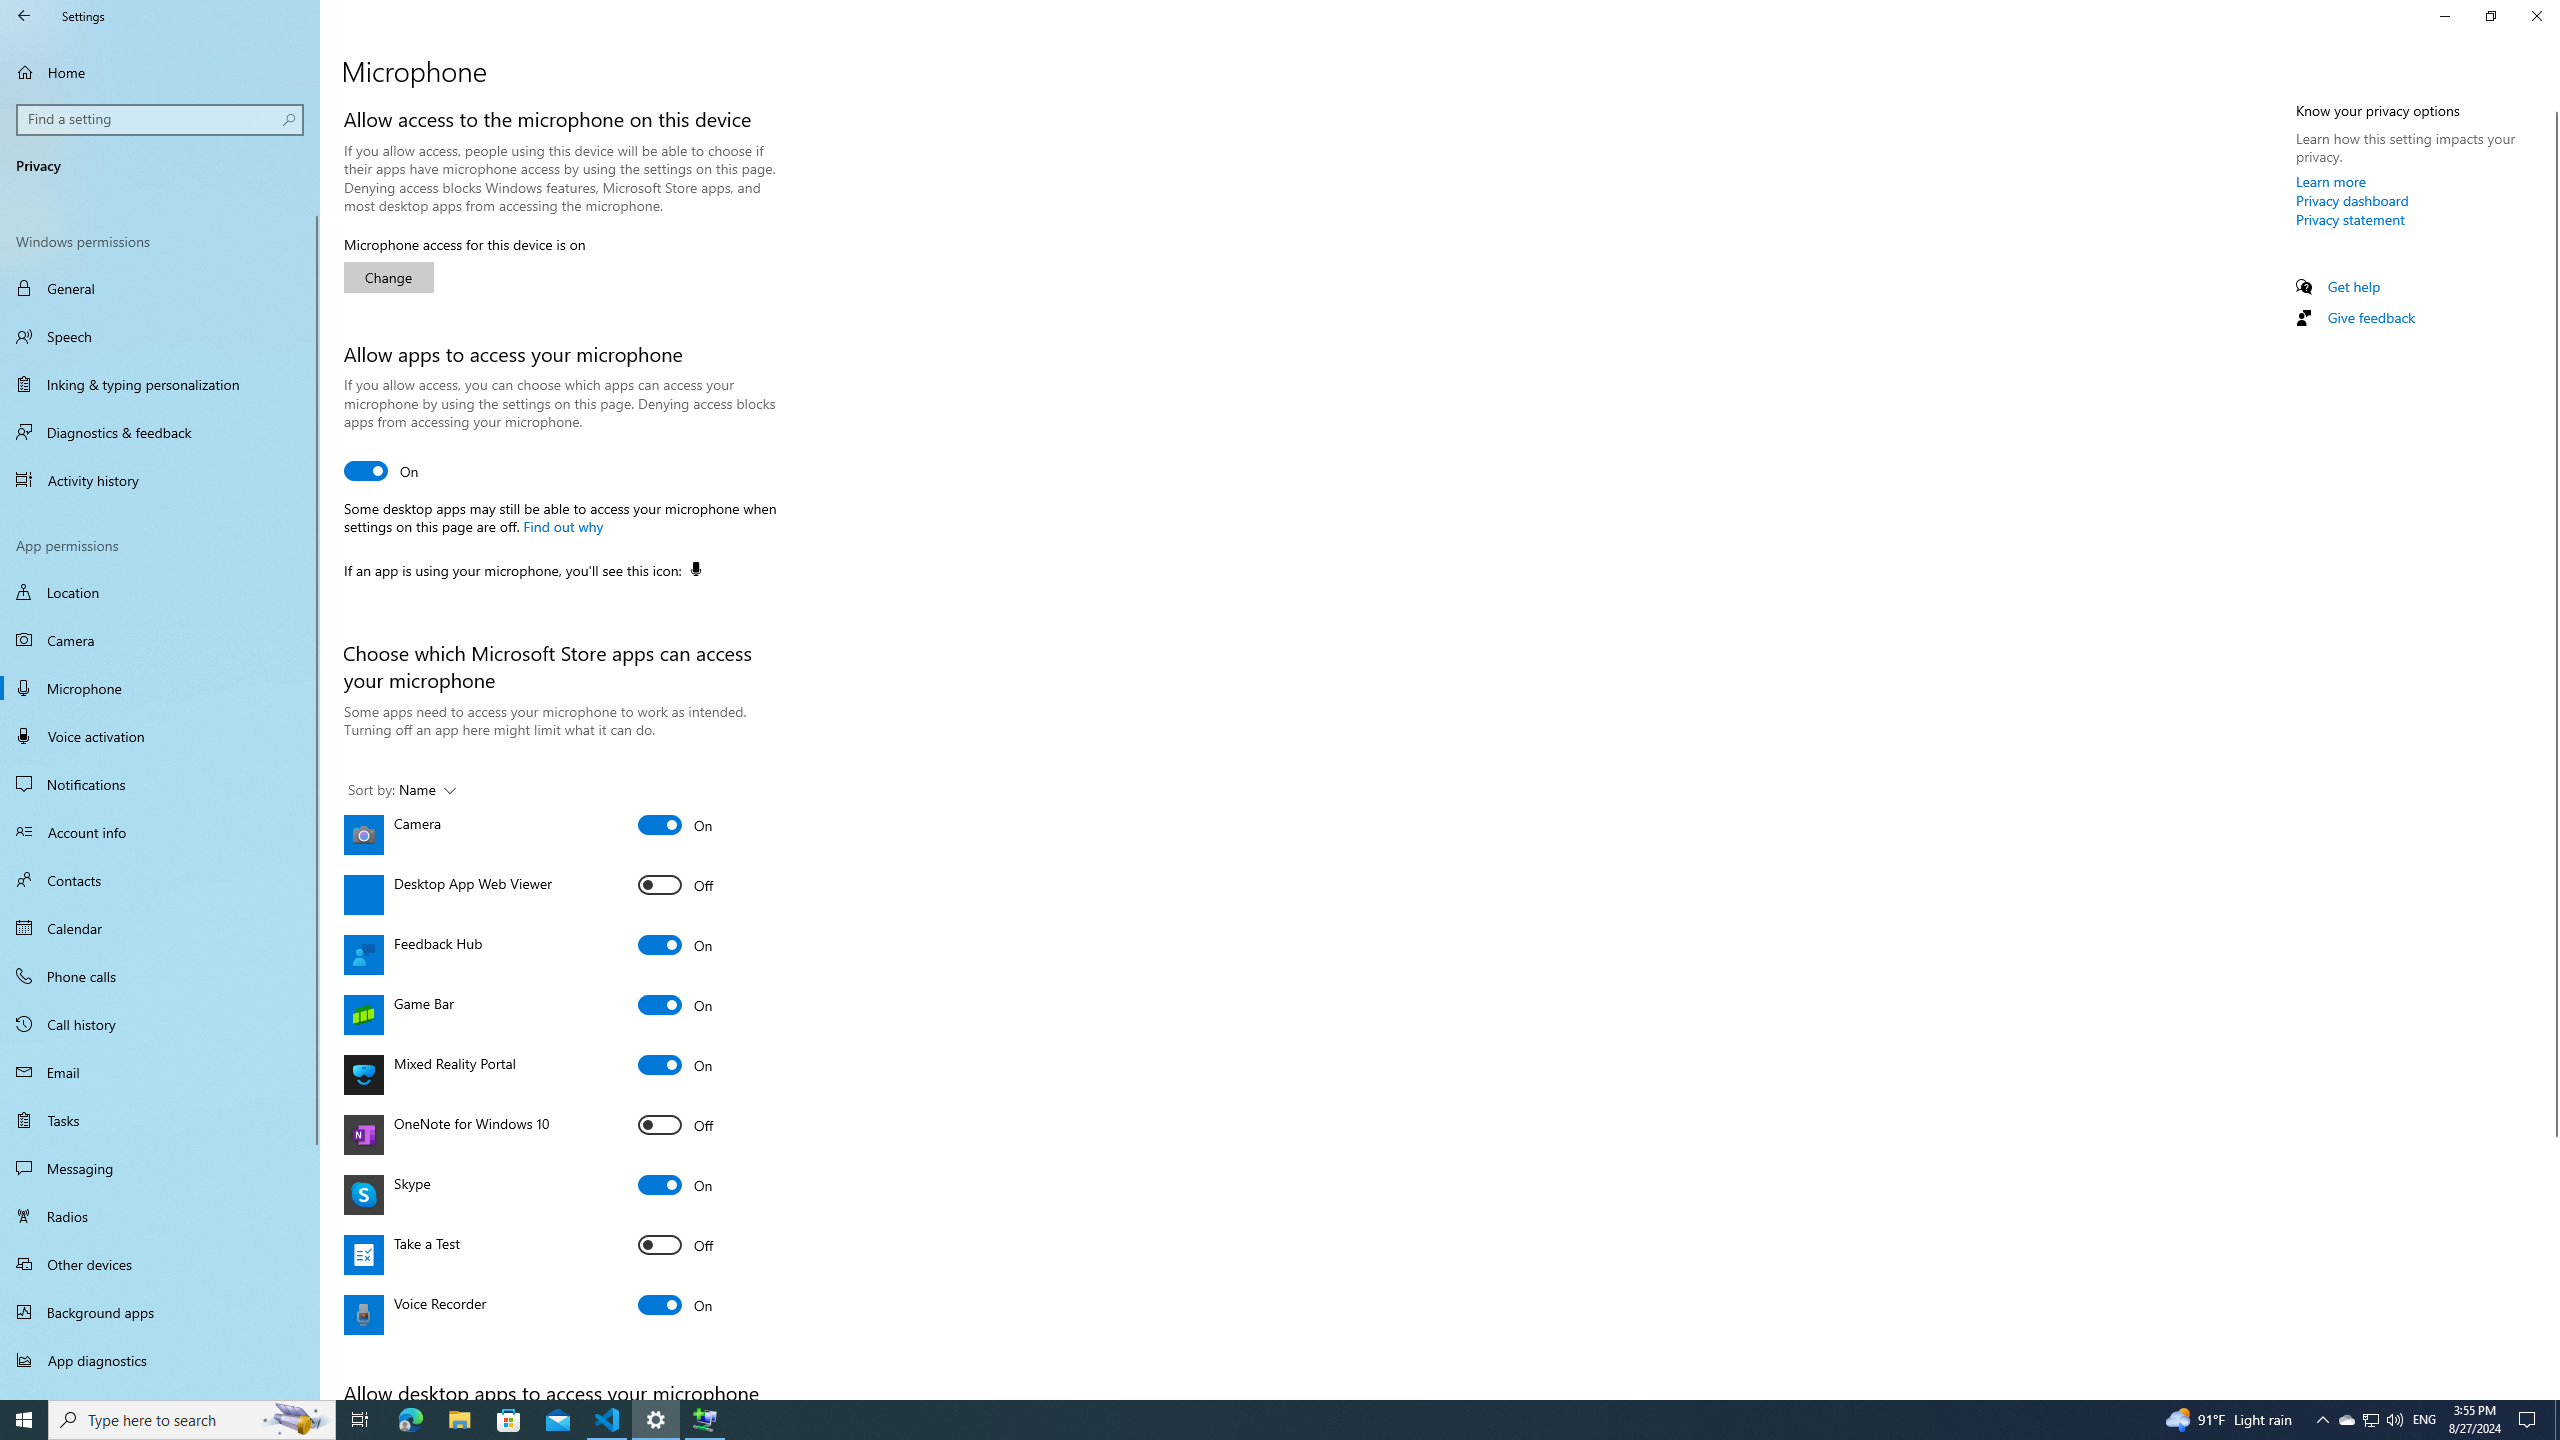  Describe the element at coordinates (159, 1359) in the screenshot. I see `'App diagnostics'` at that location.